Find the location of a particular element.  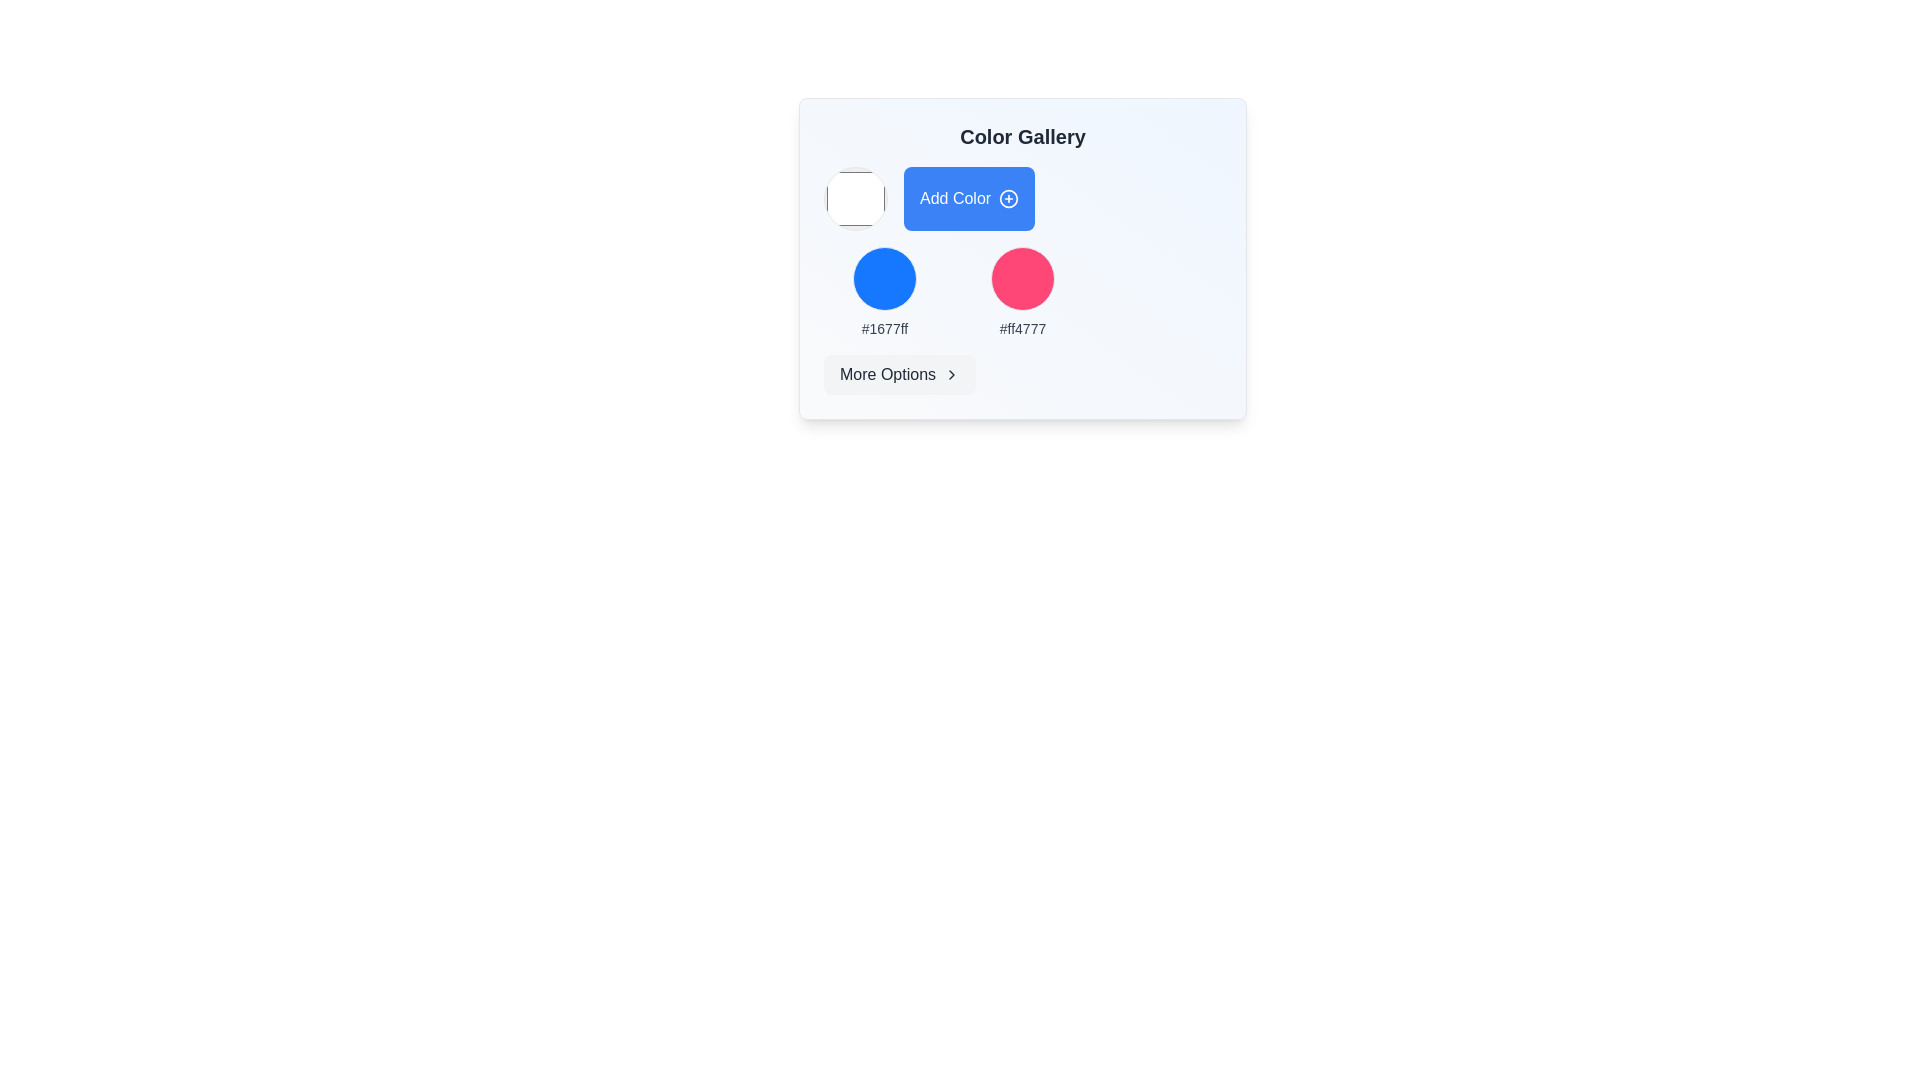

the button located in the bottom-right corner of the 'Color Gallery' panel is located at coordinates (899, 374).